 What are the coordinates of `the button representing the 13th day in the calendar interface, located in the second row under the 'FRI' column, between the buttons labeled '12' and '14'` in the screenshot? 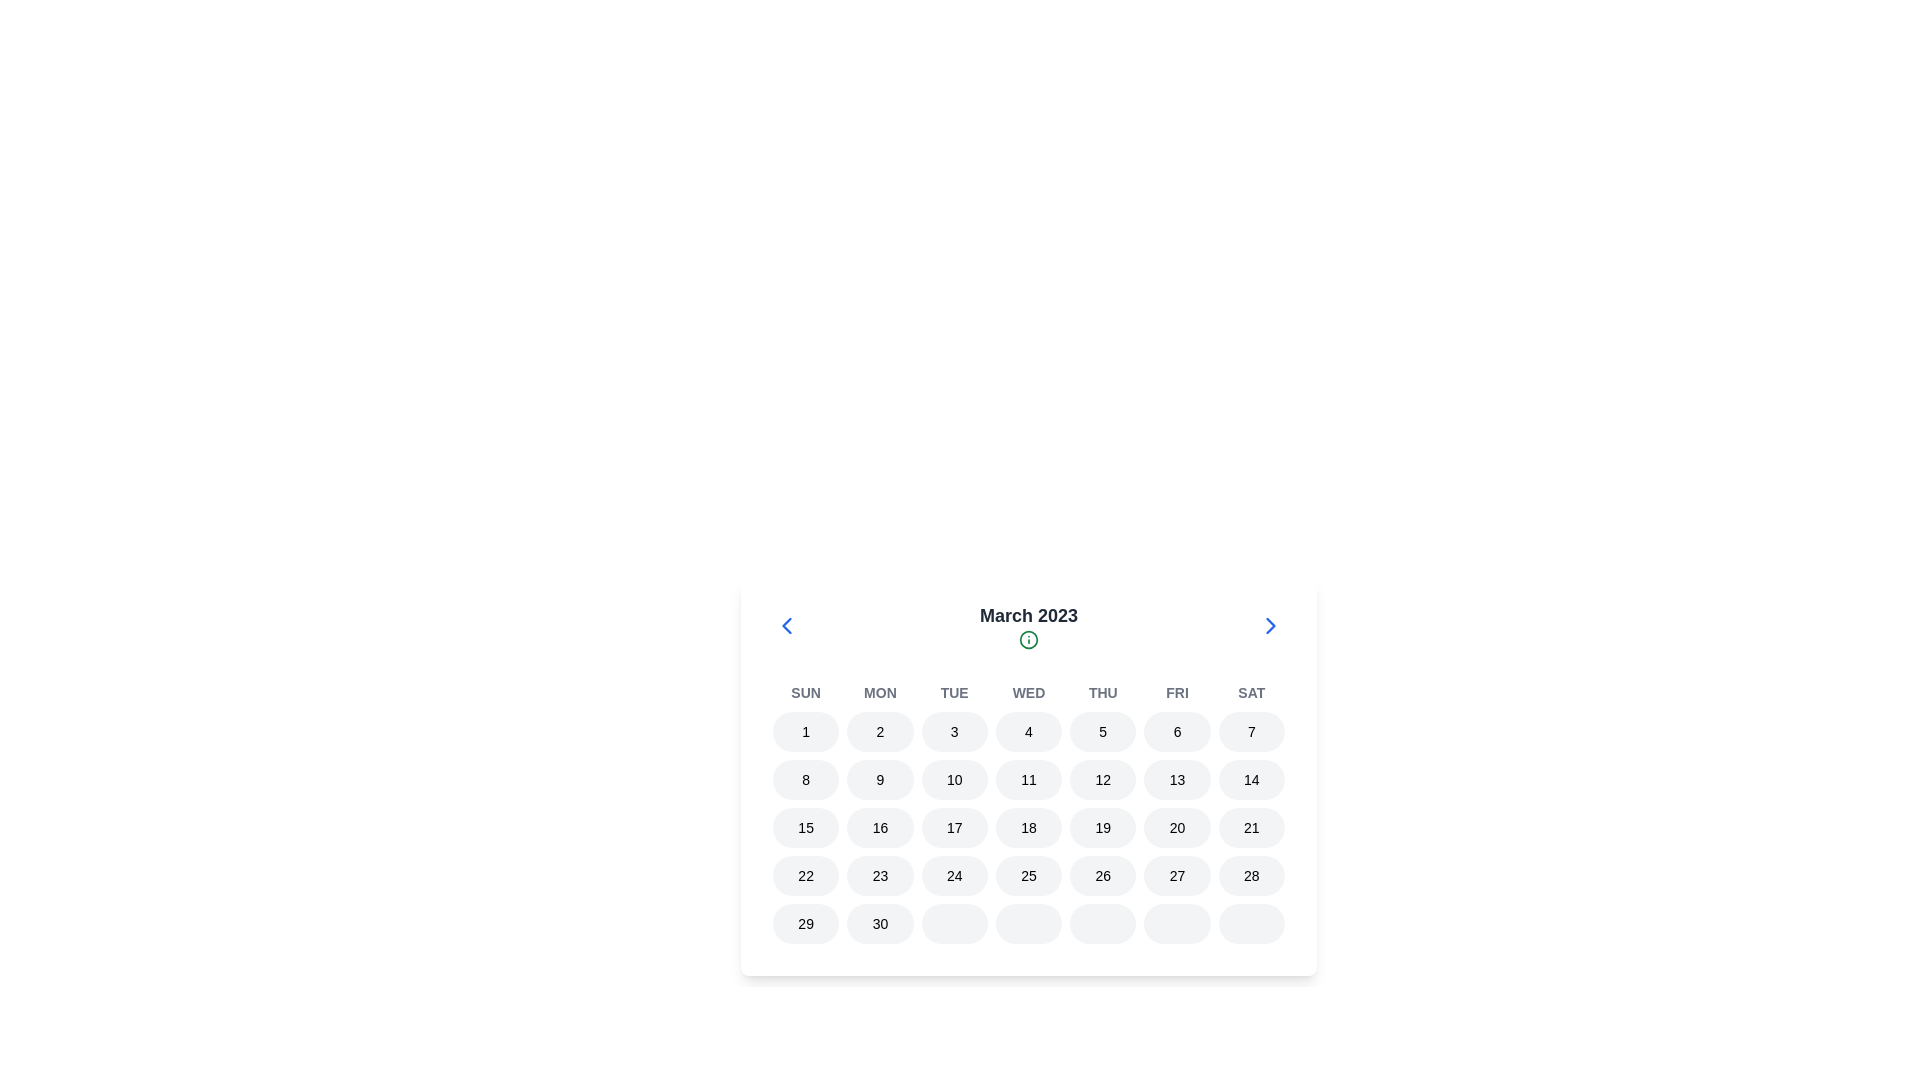 It's located at (1177, 778).